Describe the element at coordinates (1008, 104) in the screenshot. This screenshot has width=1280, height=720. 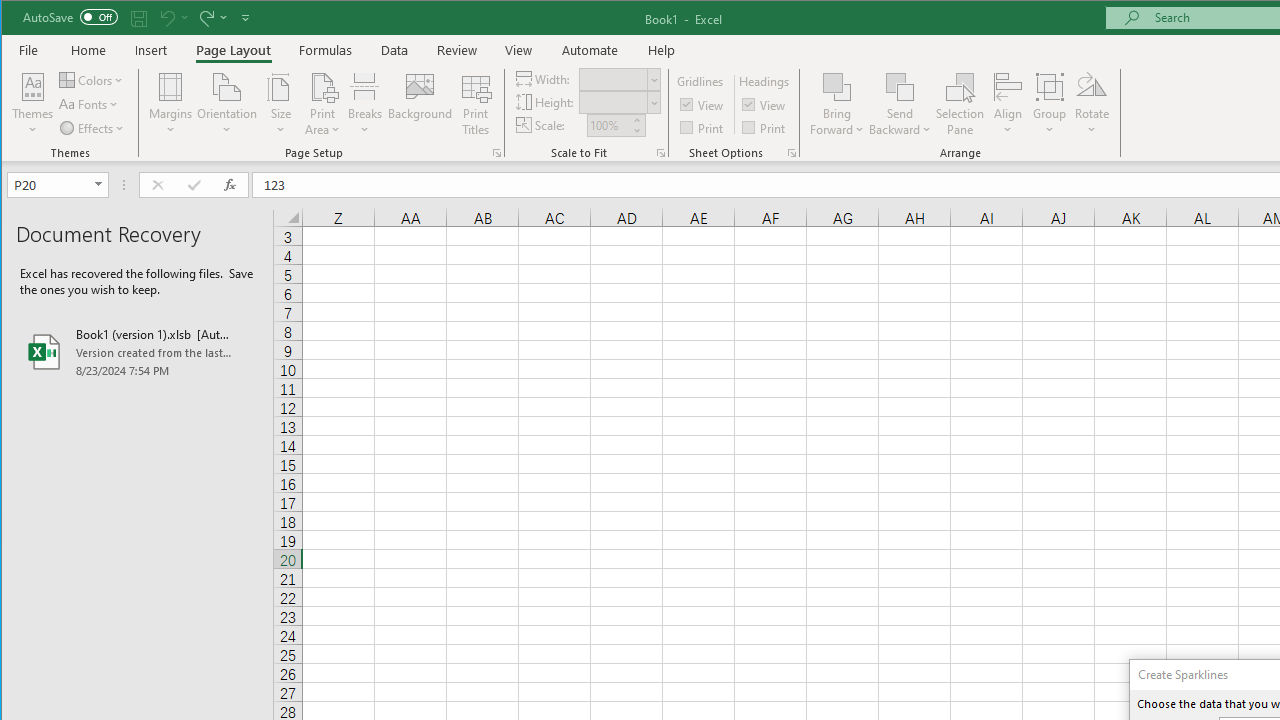
I see `'Align'` at that location.